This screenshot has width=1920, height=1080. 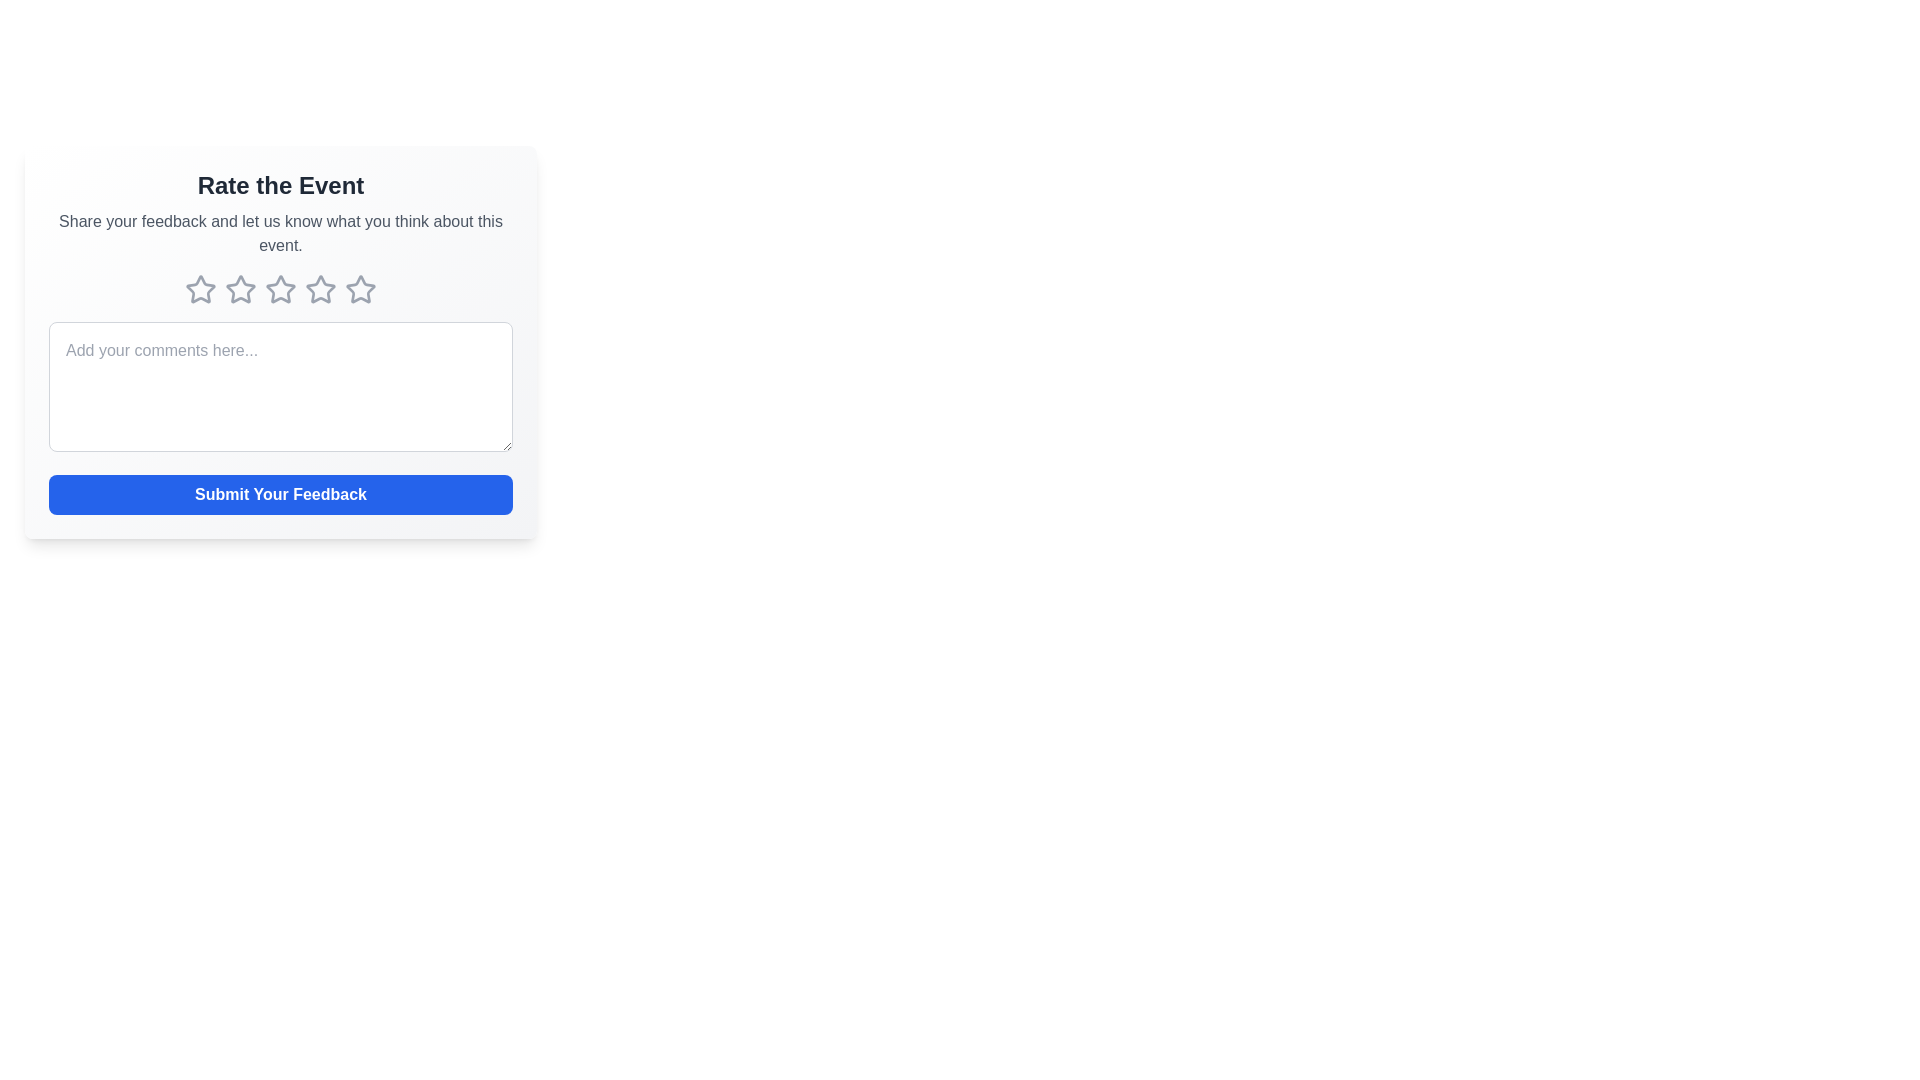 I want to click on text label that says 'Share your feedback and let us know what you think about this event.' styled in muted gray color, located below the heading 'Rate the Event', so click(x=280, y=233).